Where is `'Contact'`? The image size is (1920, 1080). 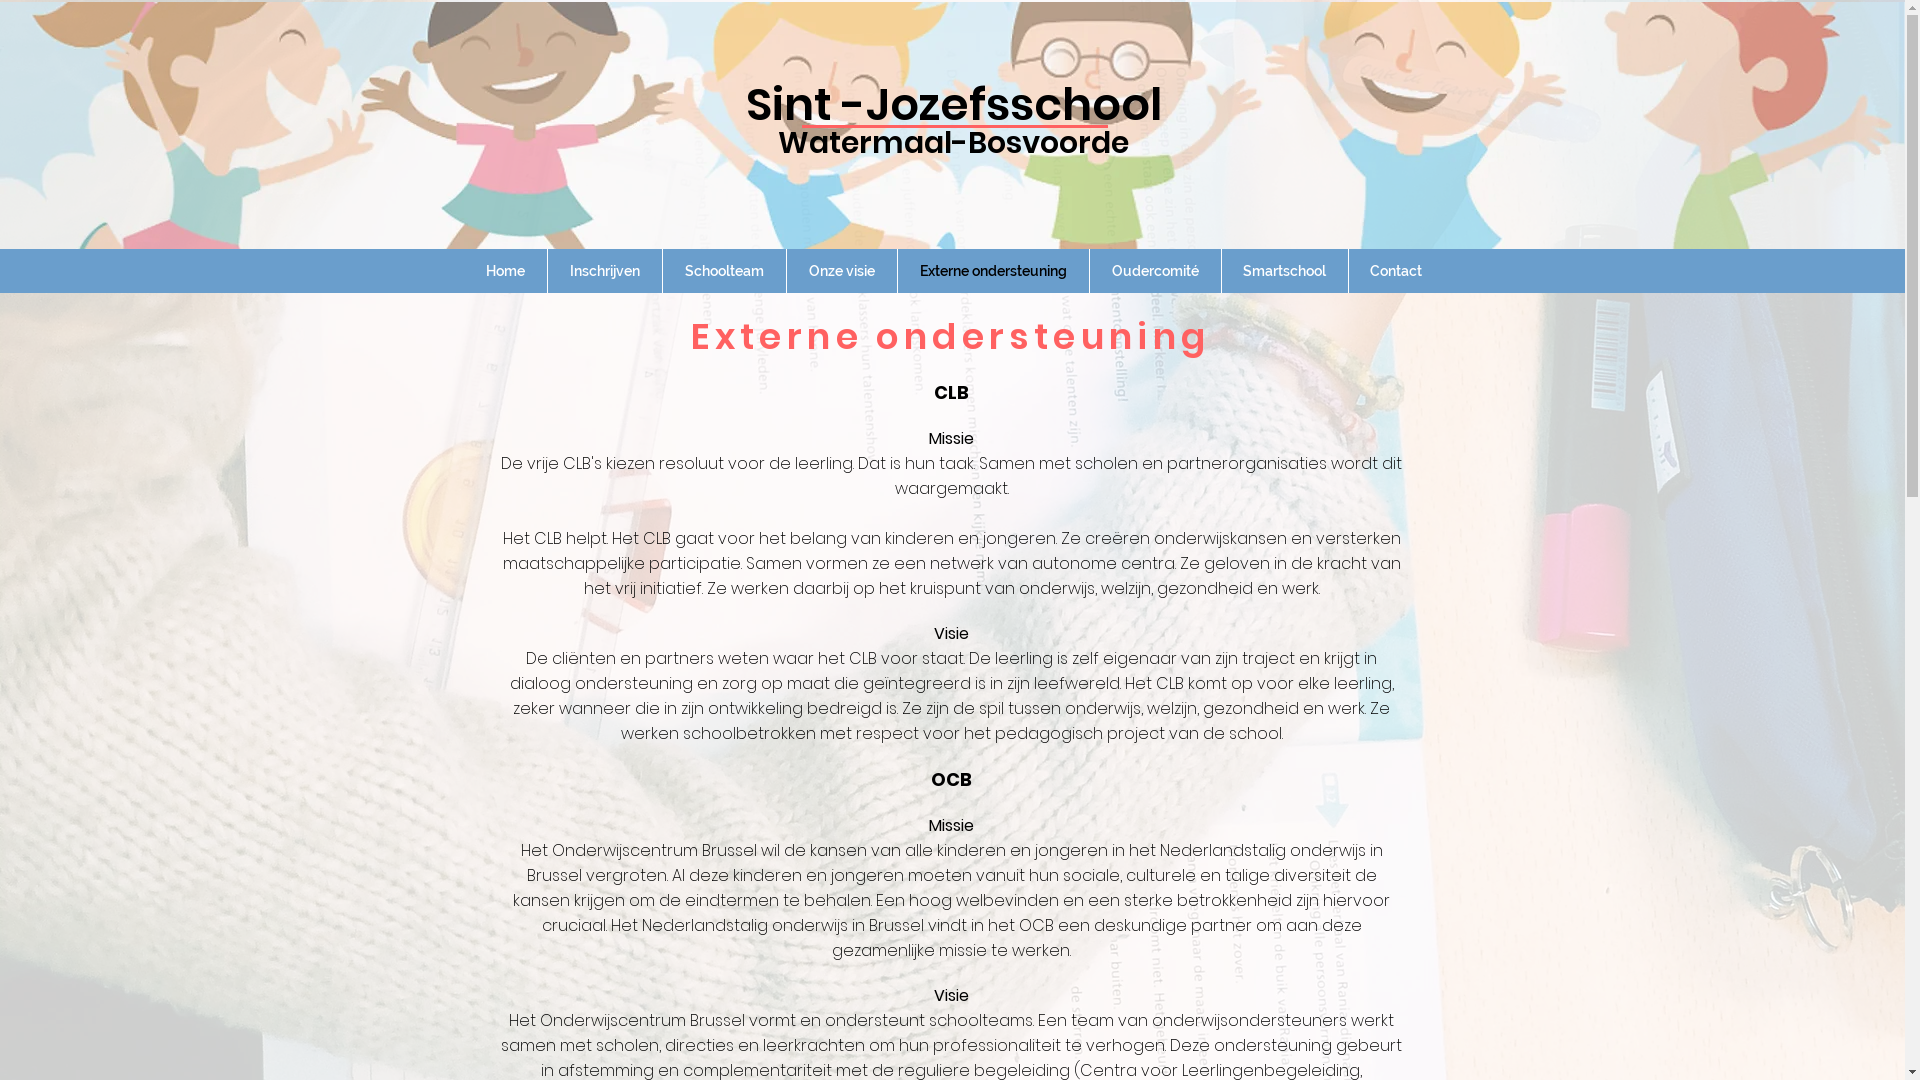
'Contact' is located at coordinates (1394, 270).